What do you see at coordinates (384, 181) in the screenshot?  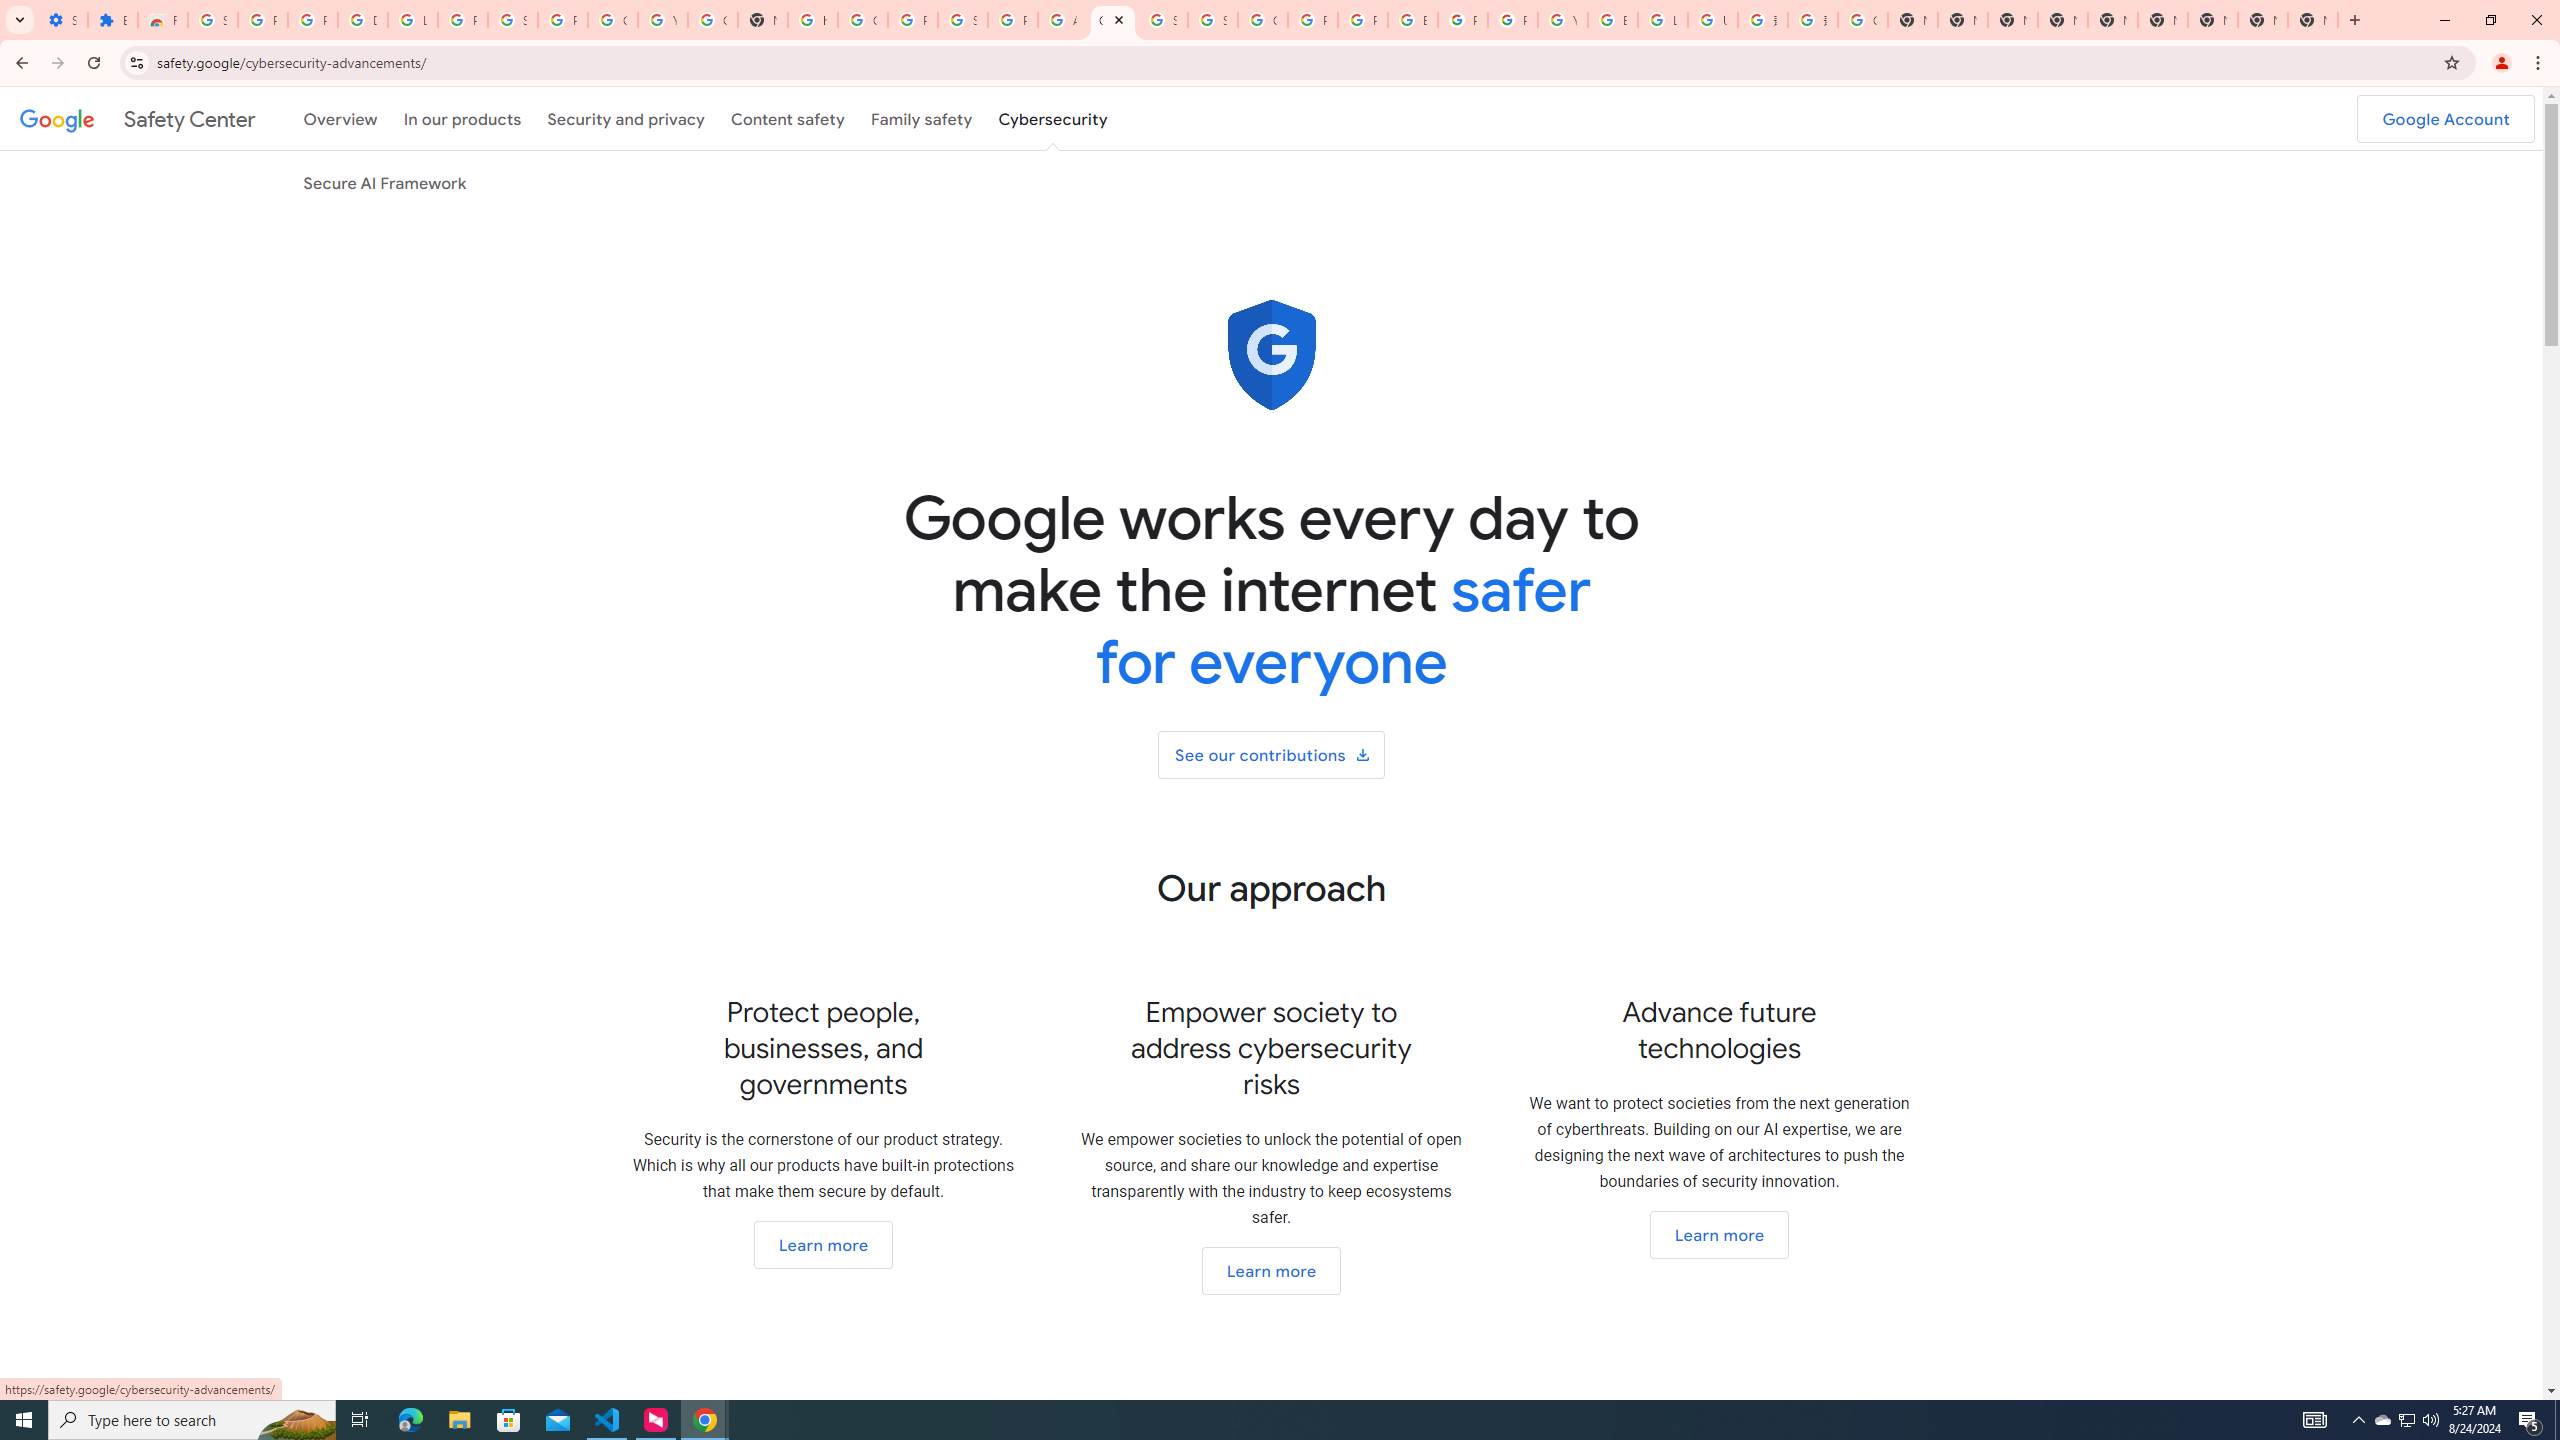 I see `'Secure AI Framework'` at bounding box center [384, 181].